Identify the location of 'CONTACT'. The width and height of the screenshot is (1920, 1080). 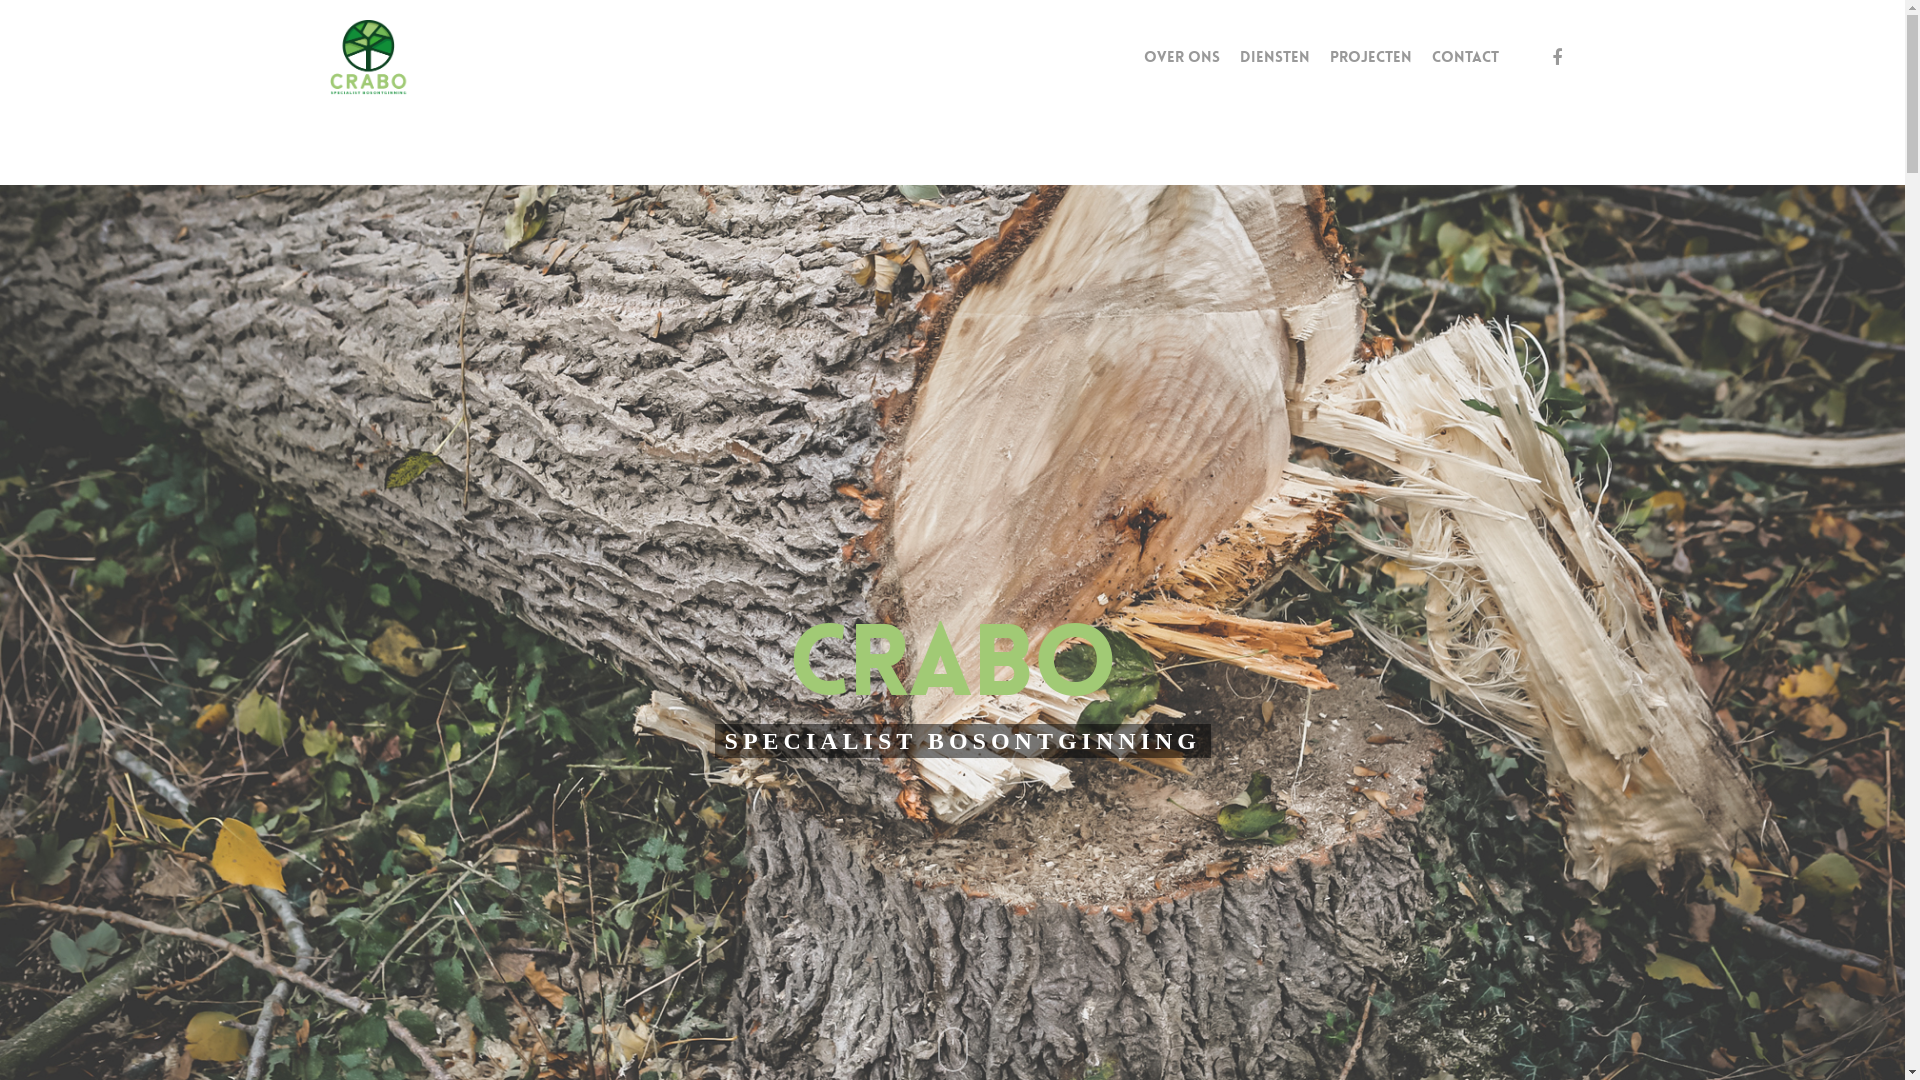
(1465, 56).